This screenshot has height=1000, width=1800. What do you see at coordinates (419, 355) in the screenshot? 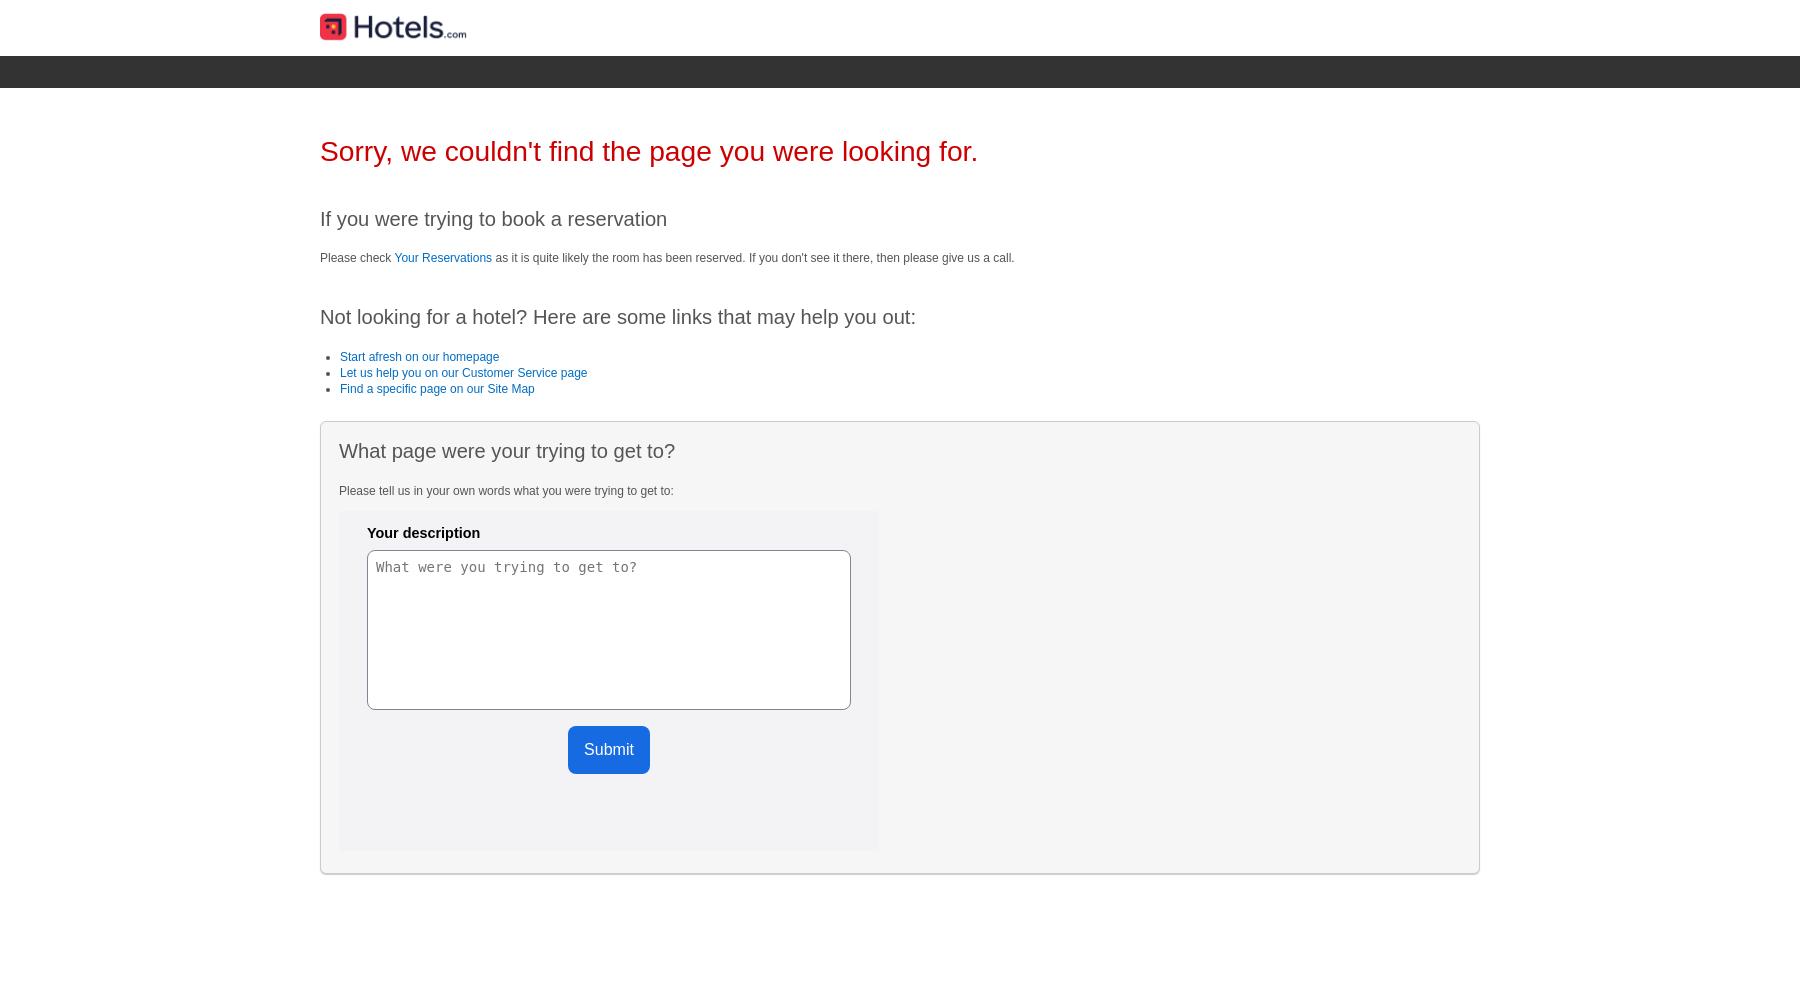
I see `'Start afresh on our homepage'` at bounding box center [419, 355].